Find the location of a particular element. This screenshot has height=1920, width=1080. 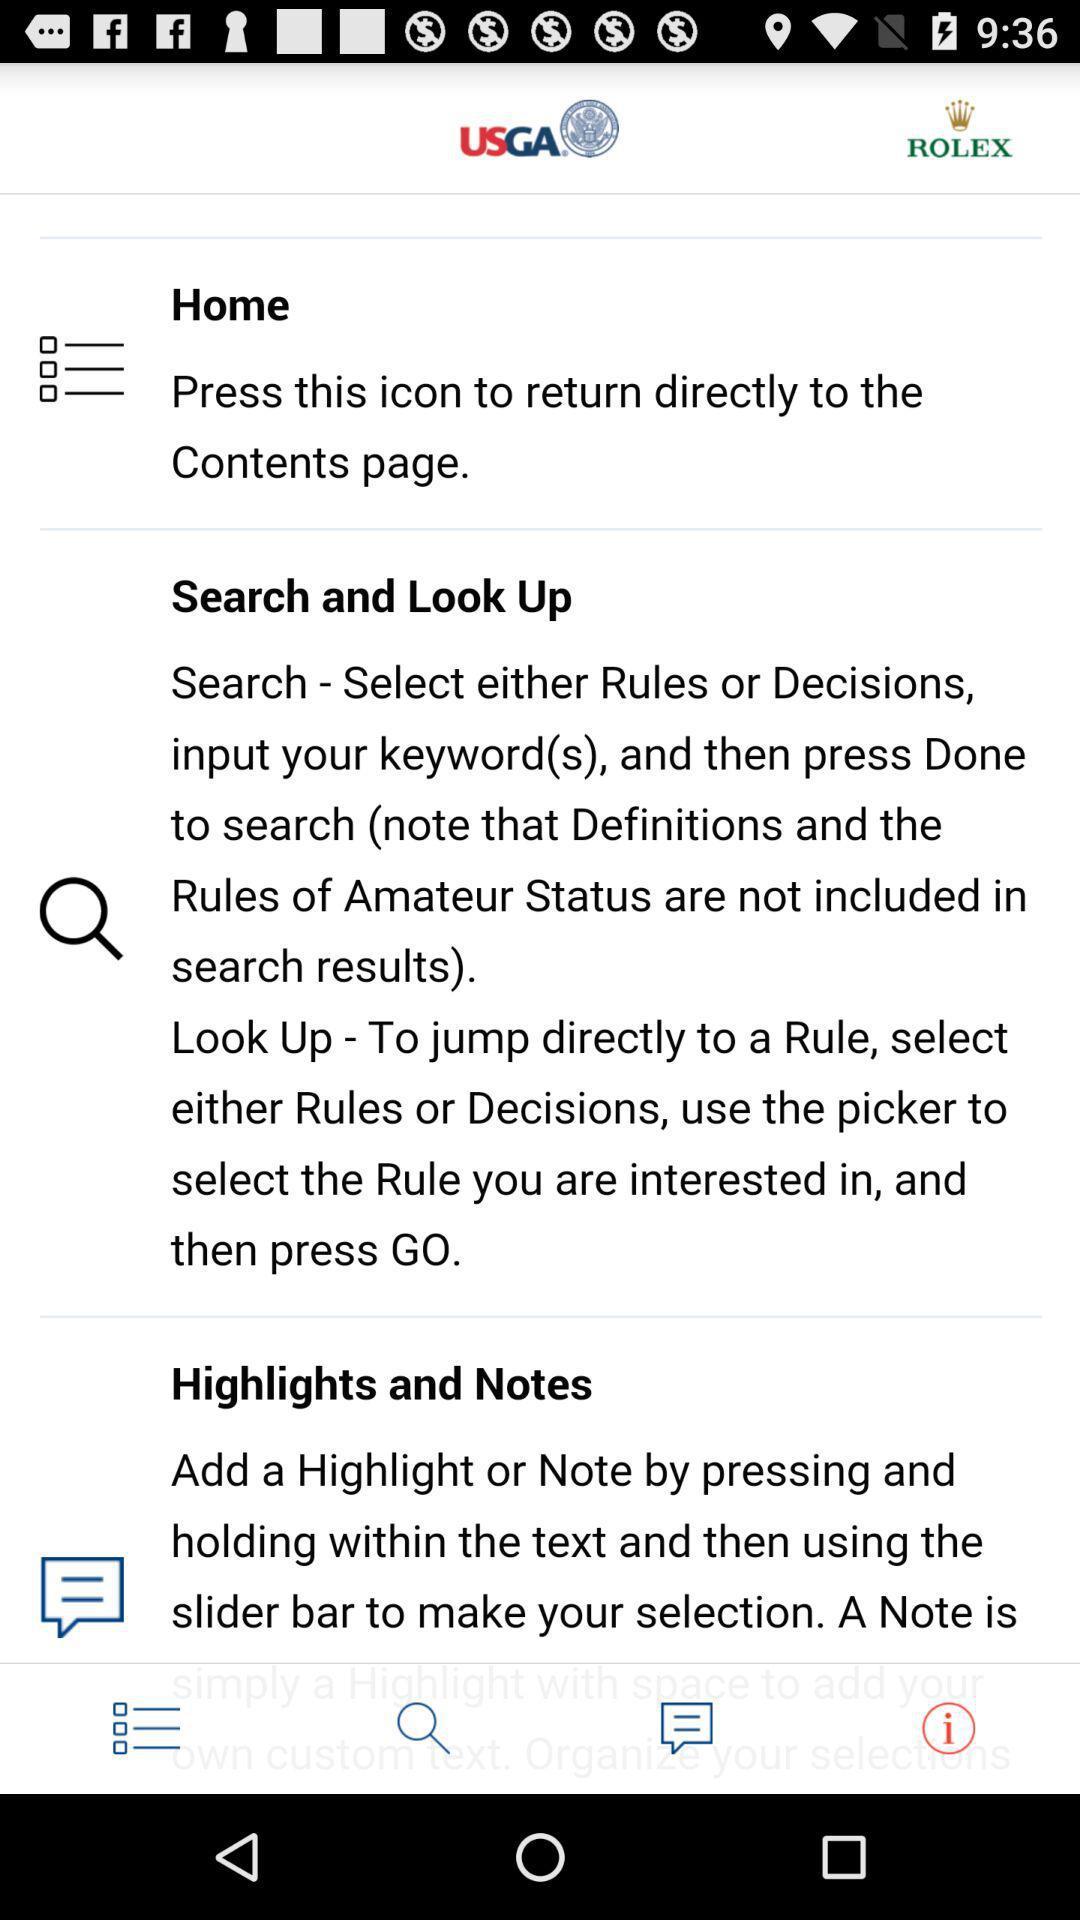

the icon at the top right corner is located at coordinates (959, 127).